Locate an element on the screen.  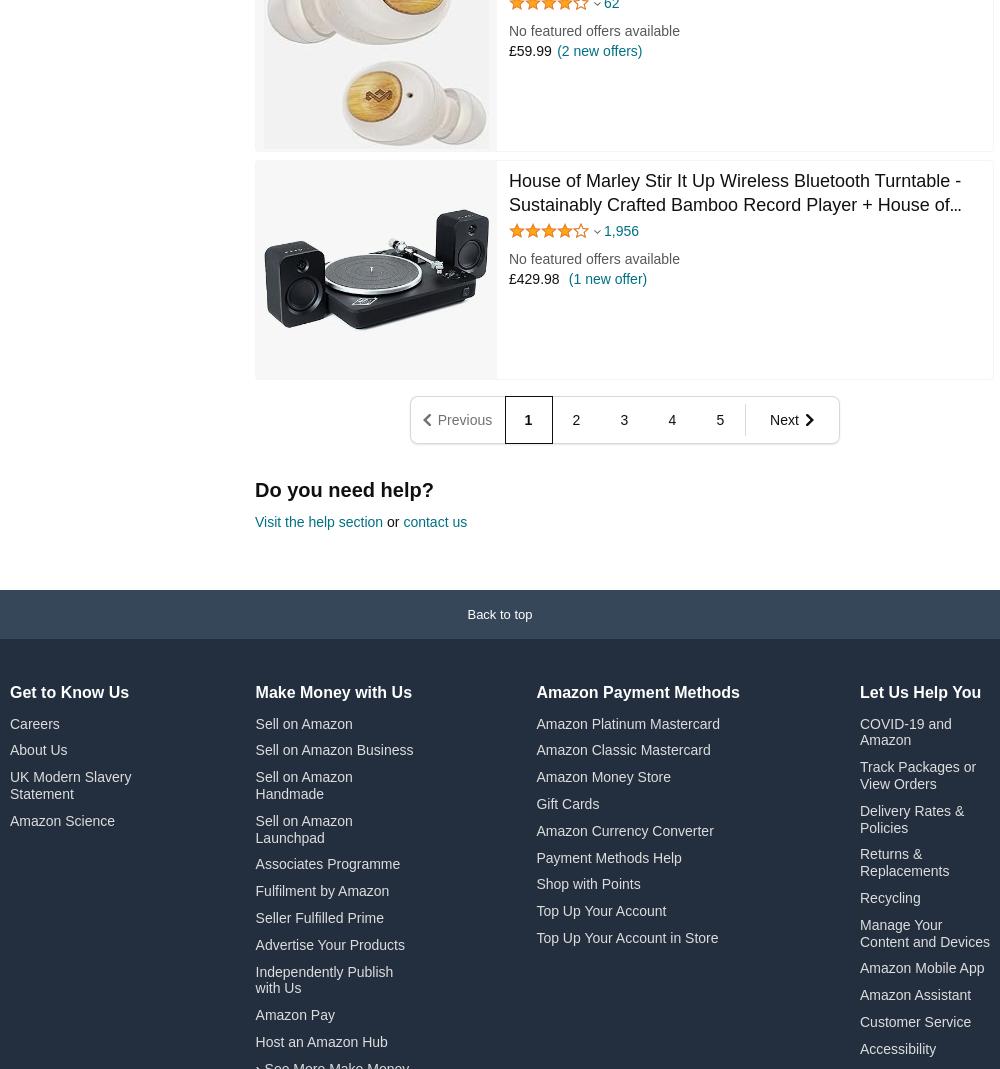
'Get to Know Us' is located at coordinates (68, 690).